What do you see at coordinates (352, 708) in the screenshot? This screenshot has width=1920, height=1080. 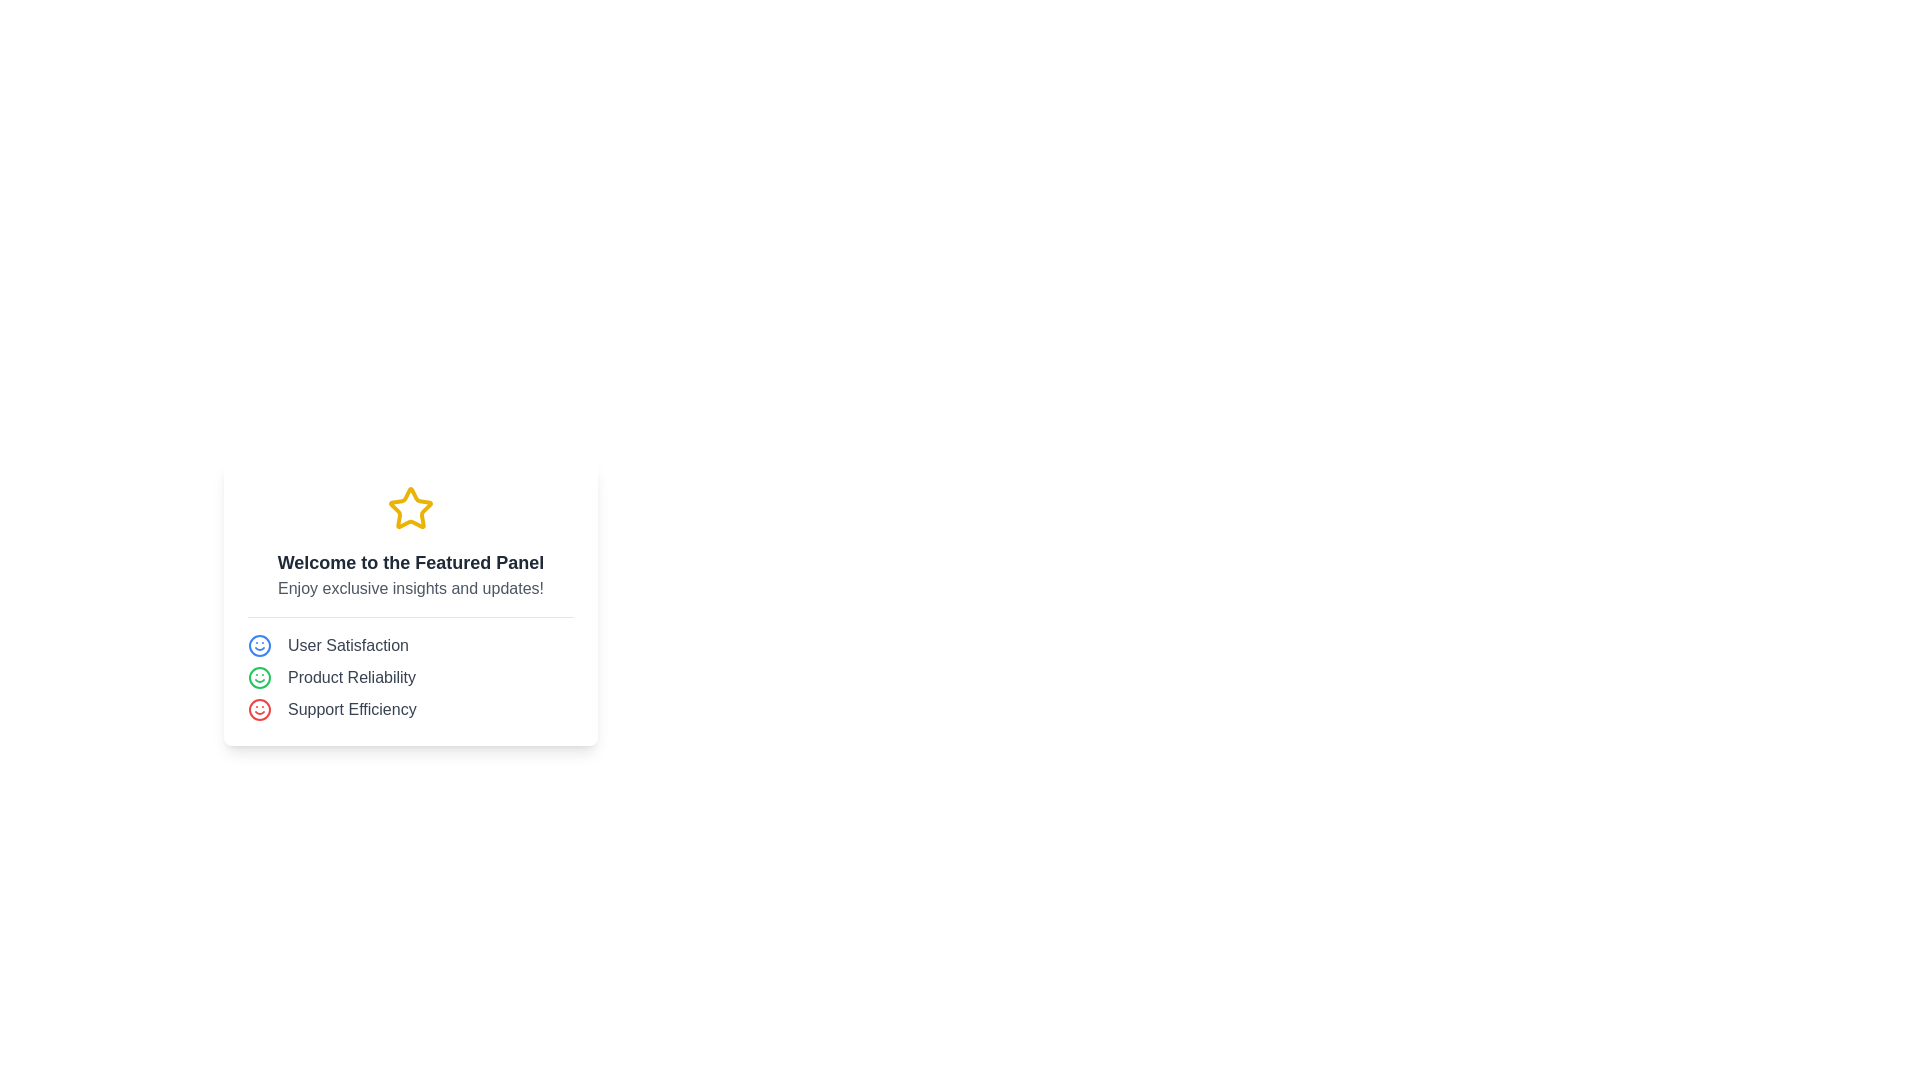 I see `the text label displaying 'Support Efficiency' which is part of a vertical list in a metrics panel, located centrally at the bottom section of the panel` at bounding box center [352, 708].